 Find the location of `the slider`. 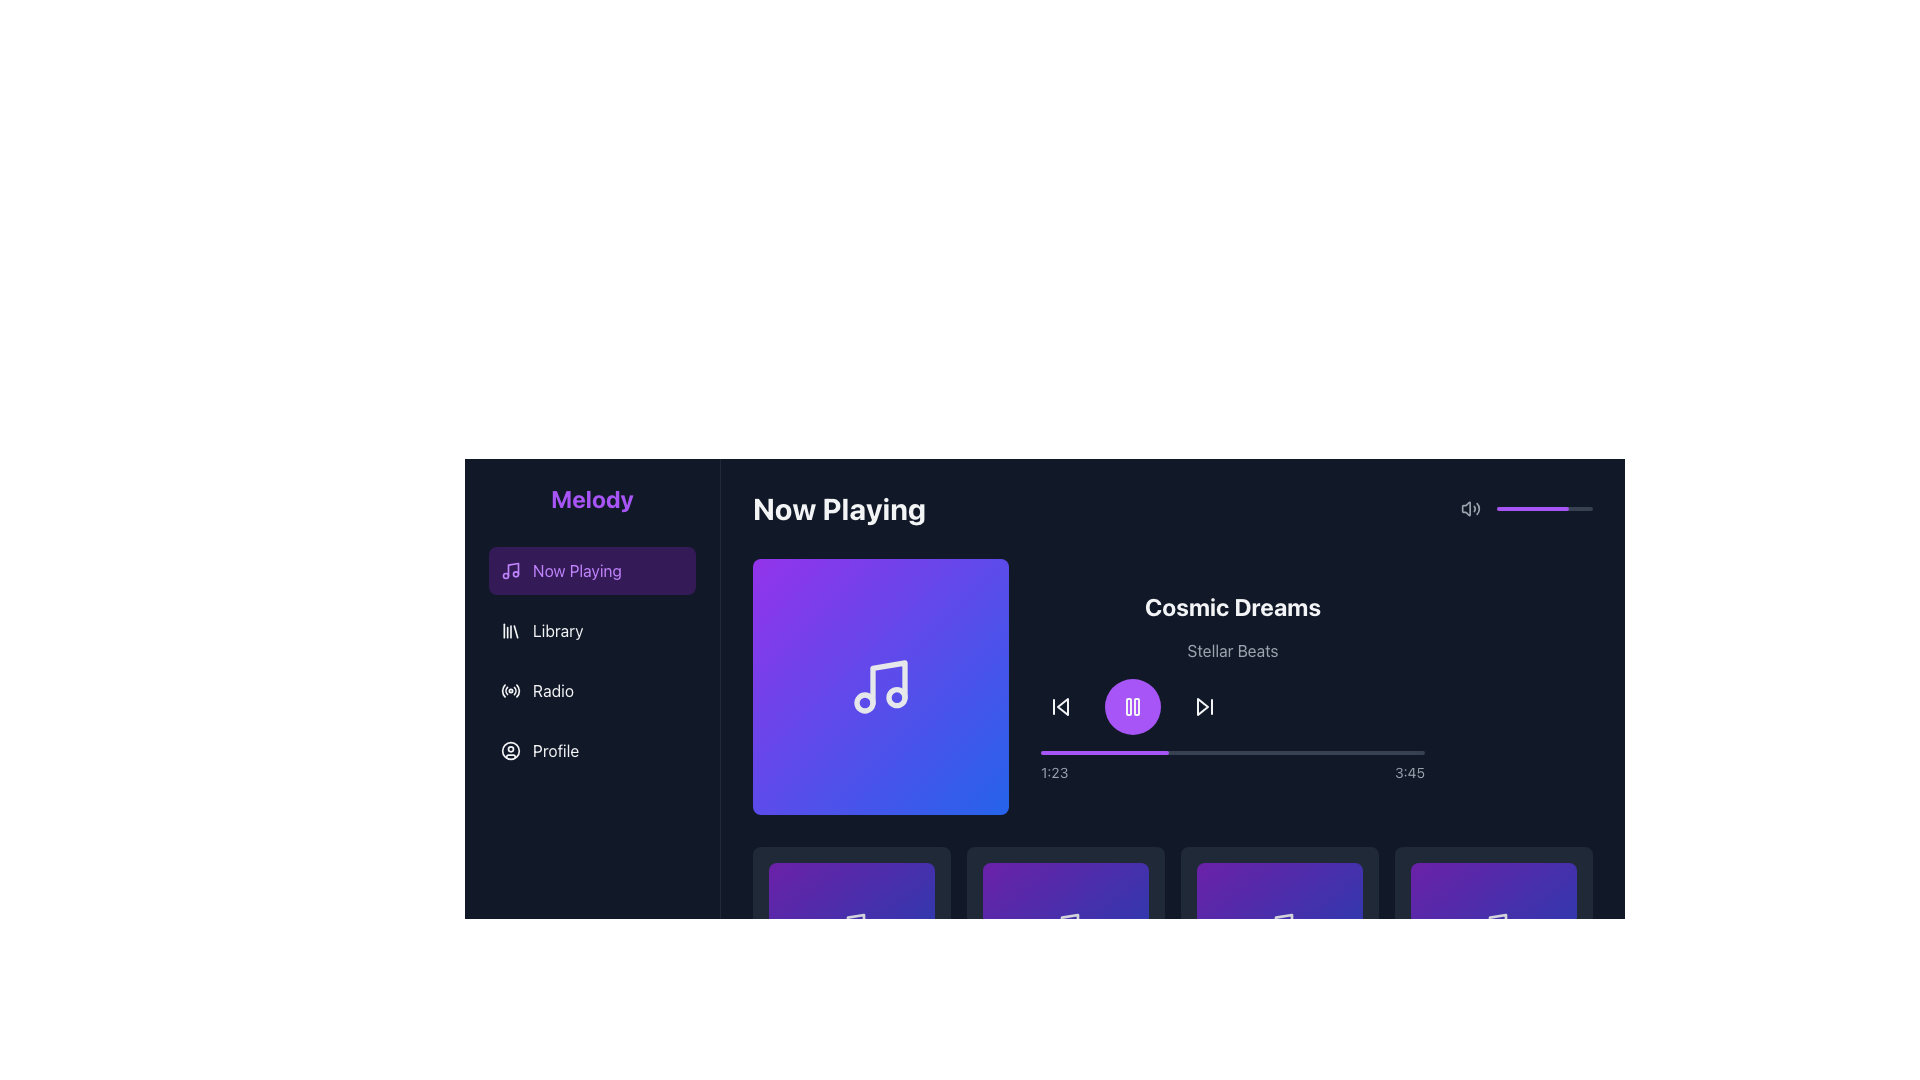

the slider is located at coordinates (1525, 508).